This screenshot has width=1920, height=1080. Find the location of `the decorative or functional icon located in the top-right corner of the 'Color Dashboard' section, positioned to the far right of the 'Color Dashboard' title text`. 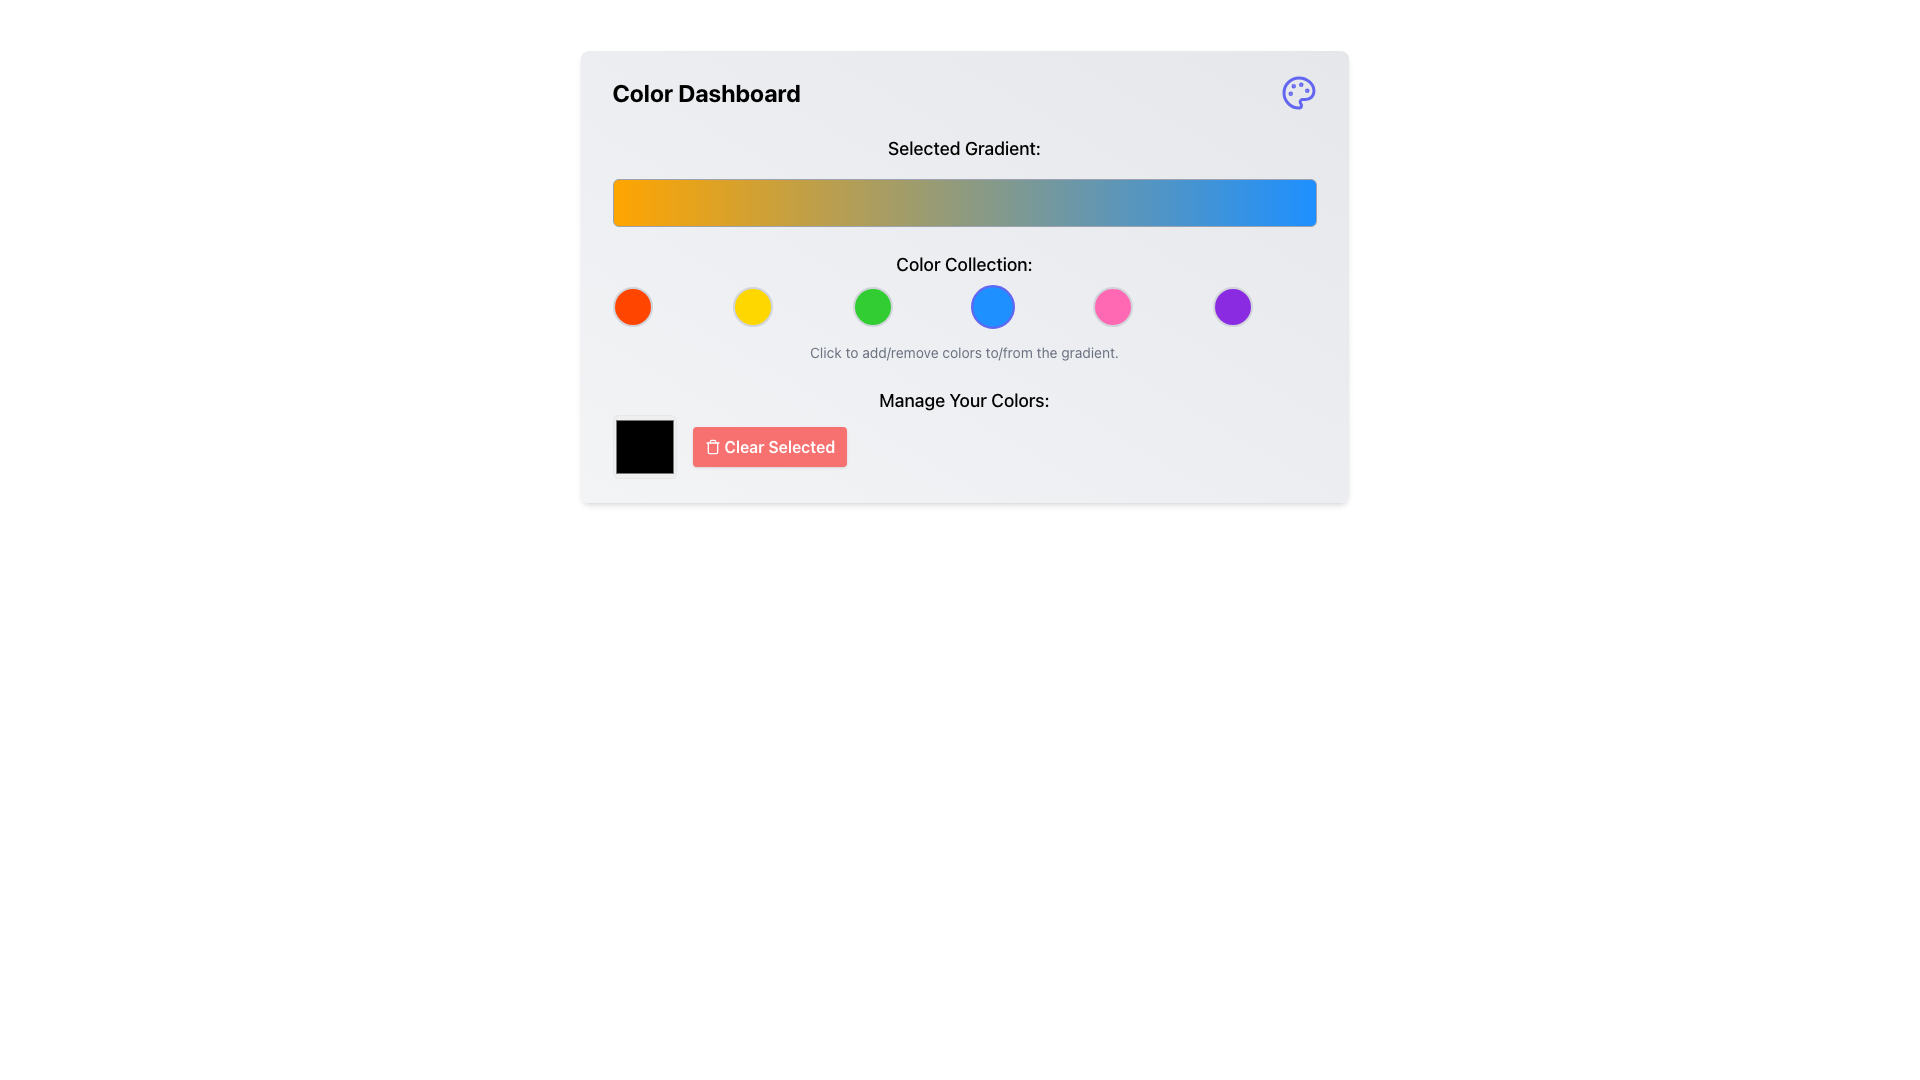

the decorative or functional icon located in the top-right corner of the 'Color Dashboard' section, positioned to the far right of the 'Color Dashboard' title text is located at coordinates (1298, 92).